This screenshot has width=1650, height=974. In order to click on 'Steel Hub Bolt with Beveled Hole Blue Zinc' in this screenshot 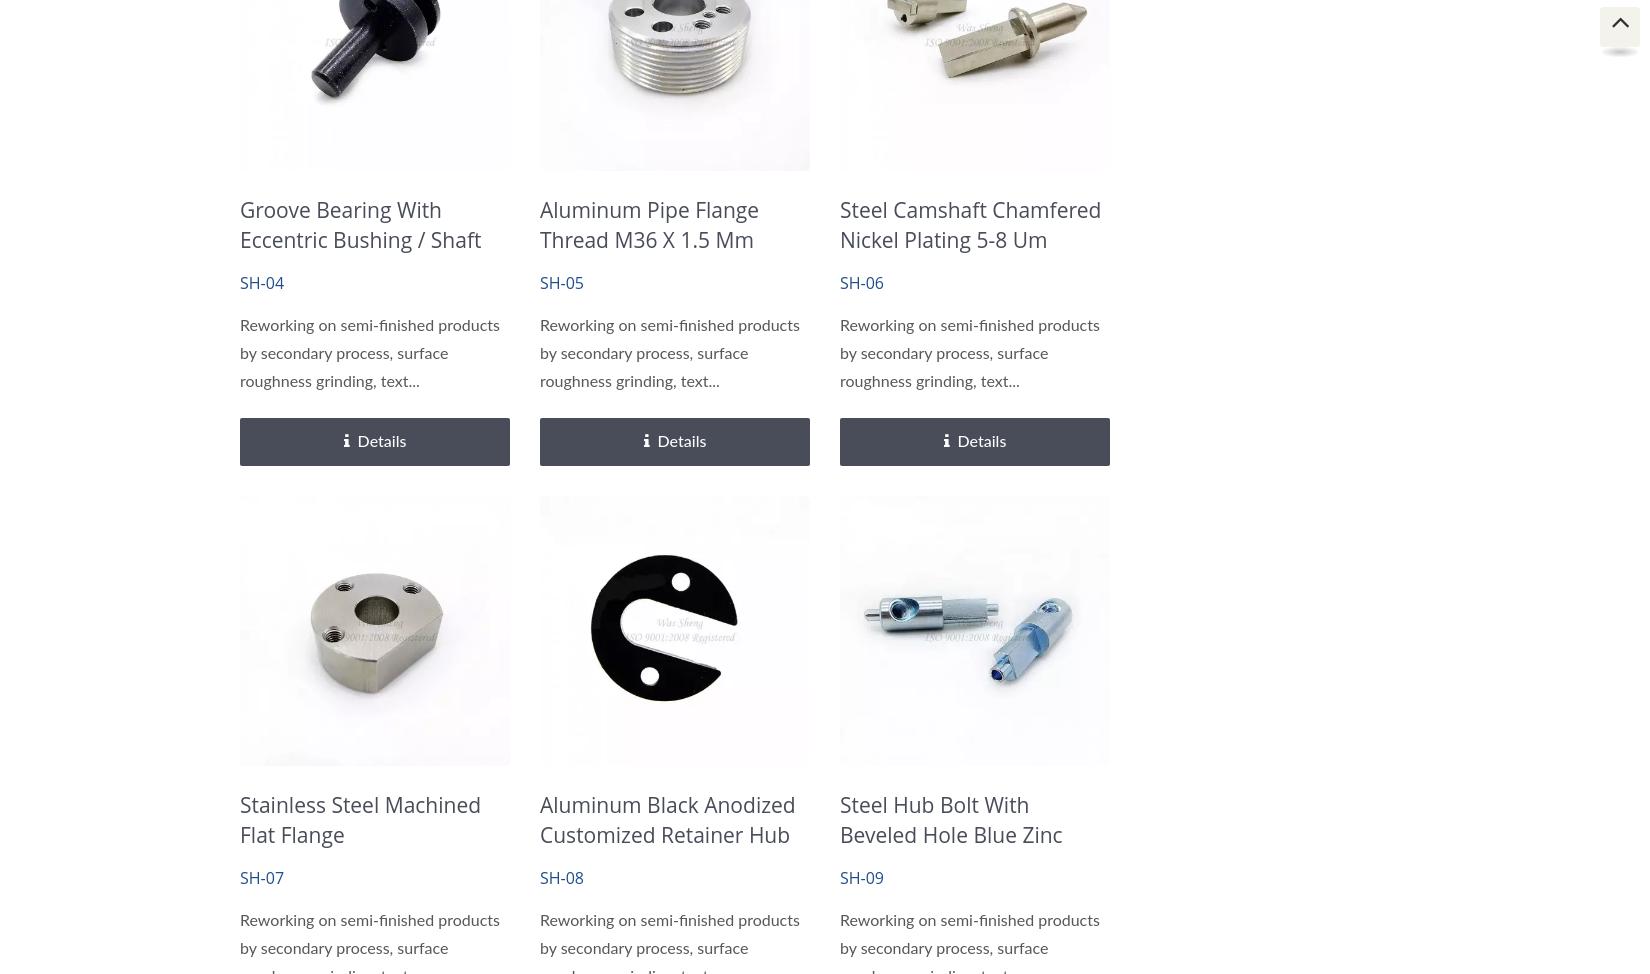, I will do `click(950, 820)`.